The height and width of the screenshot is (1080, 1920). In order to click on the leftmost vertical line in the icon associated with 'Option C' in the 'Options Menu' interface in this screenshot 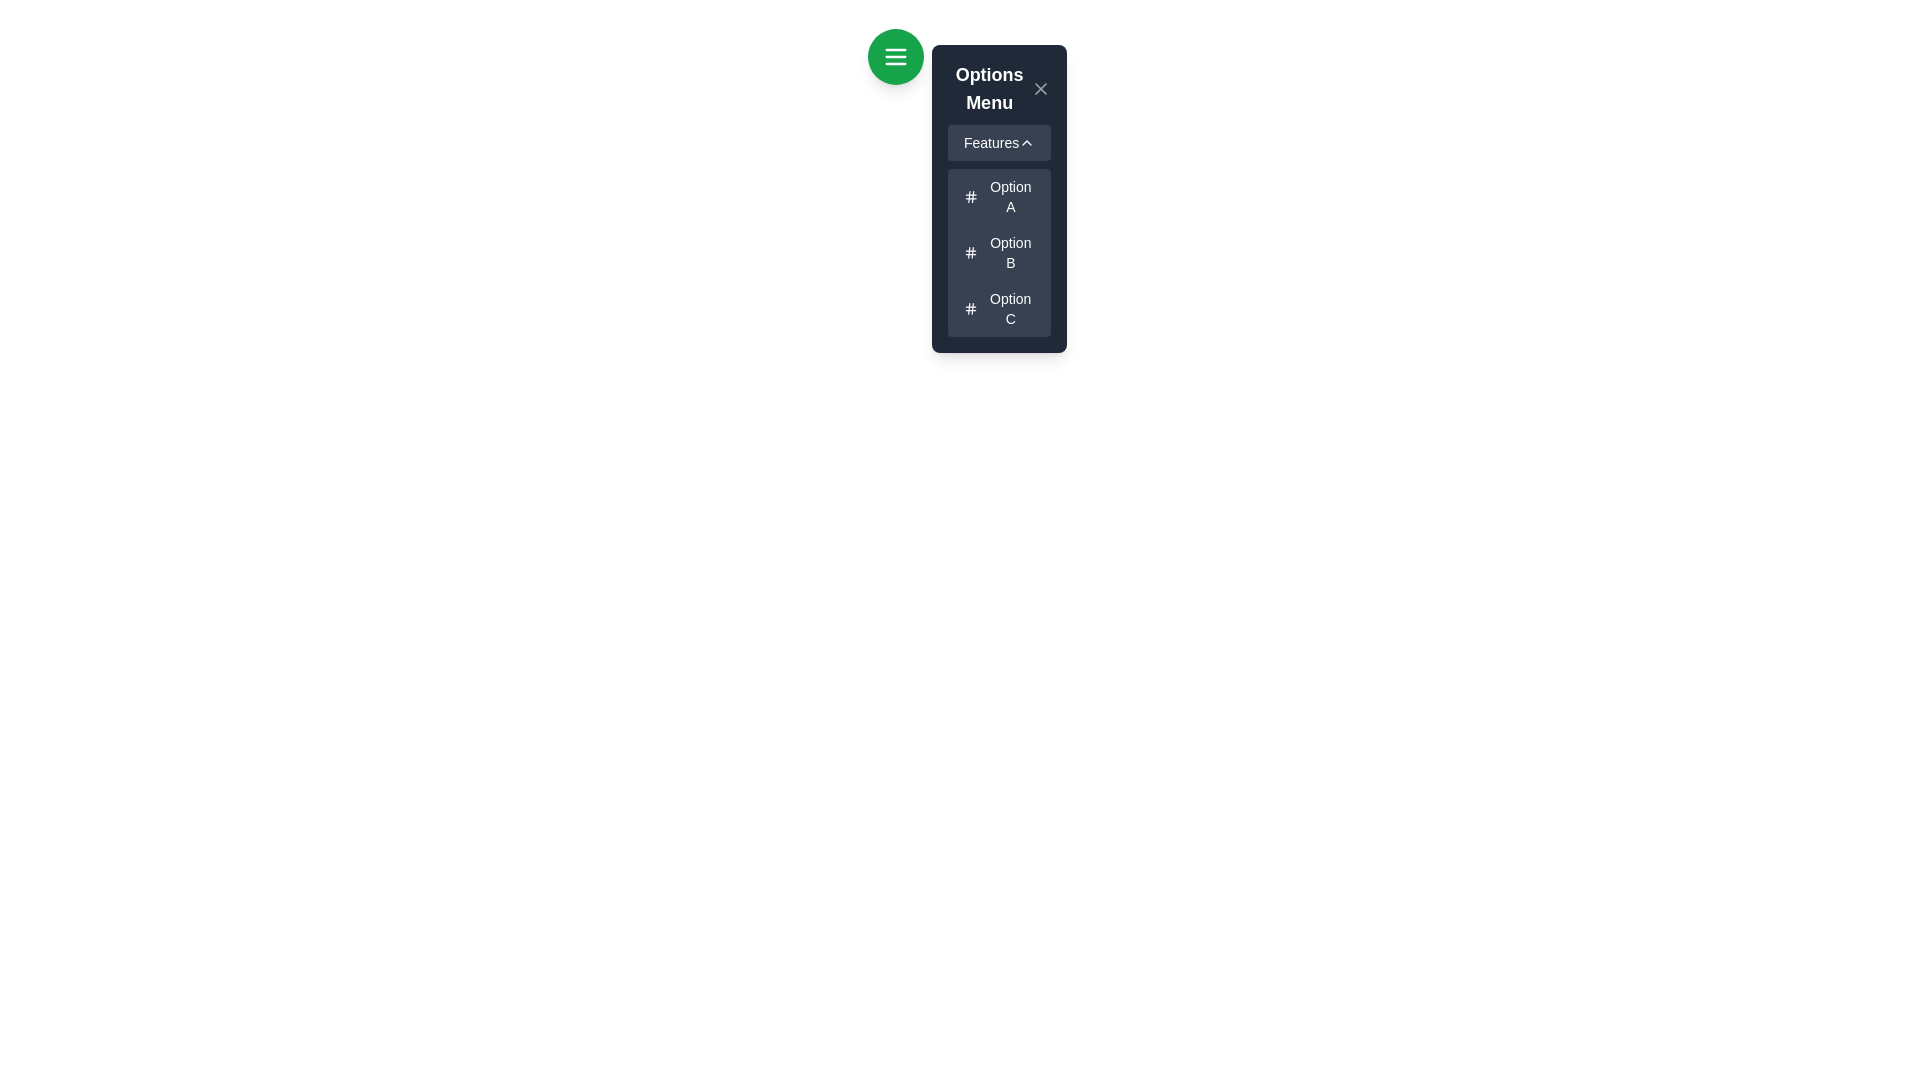, I will do `click(969, 308)`.